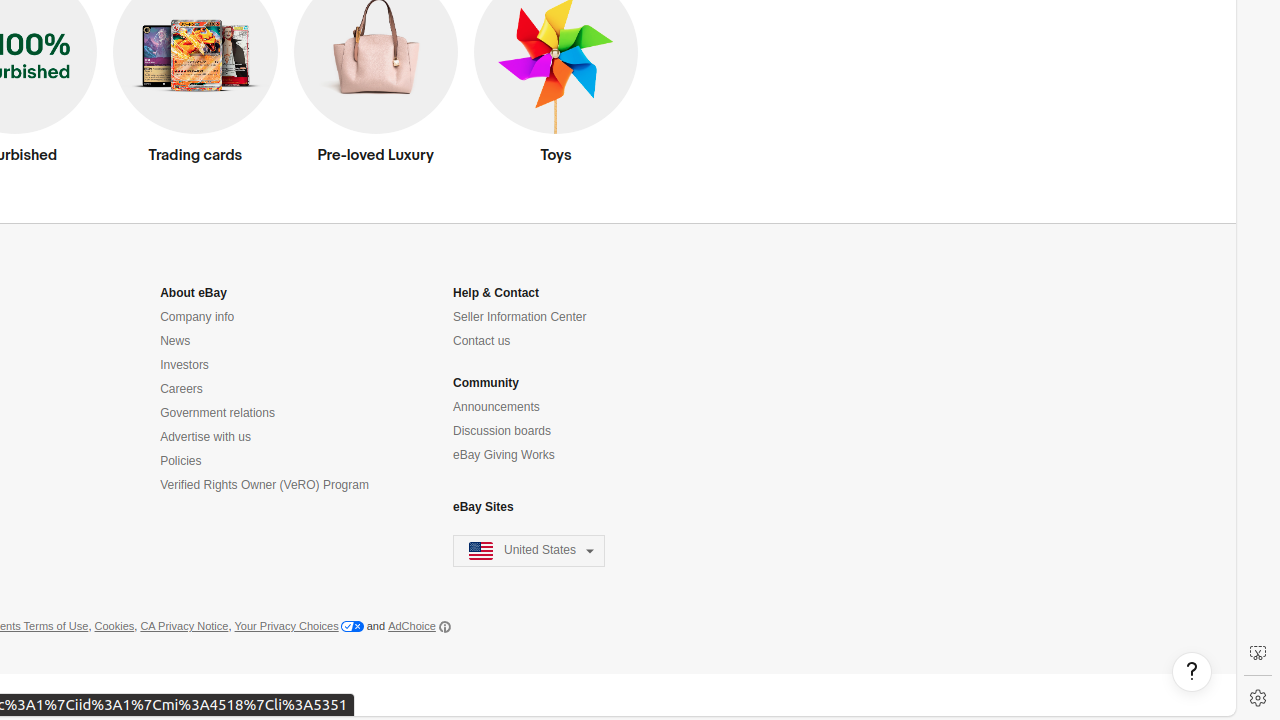 The image size is (1280, 720). What do you see at coordinates (418, 625) in the screenshot?
I see `'AdChoice'` at bounding box center [418, 625].